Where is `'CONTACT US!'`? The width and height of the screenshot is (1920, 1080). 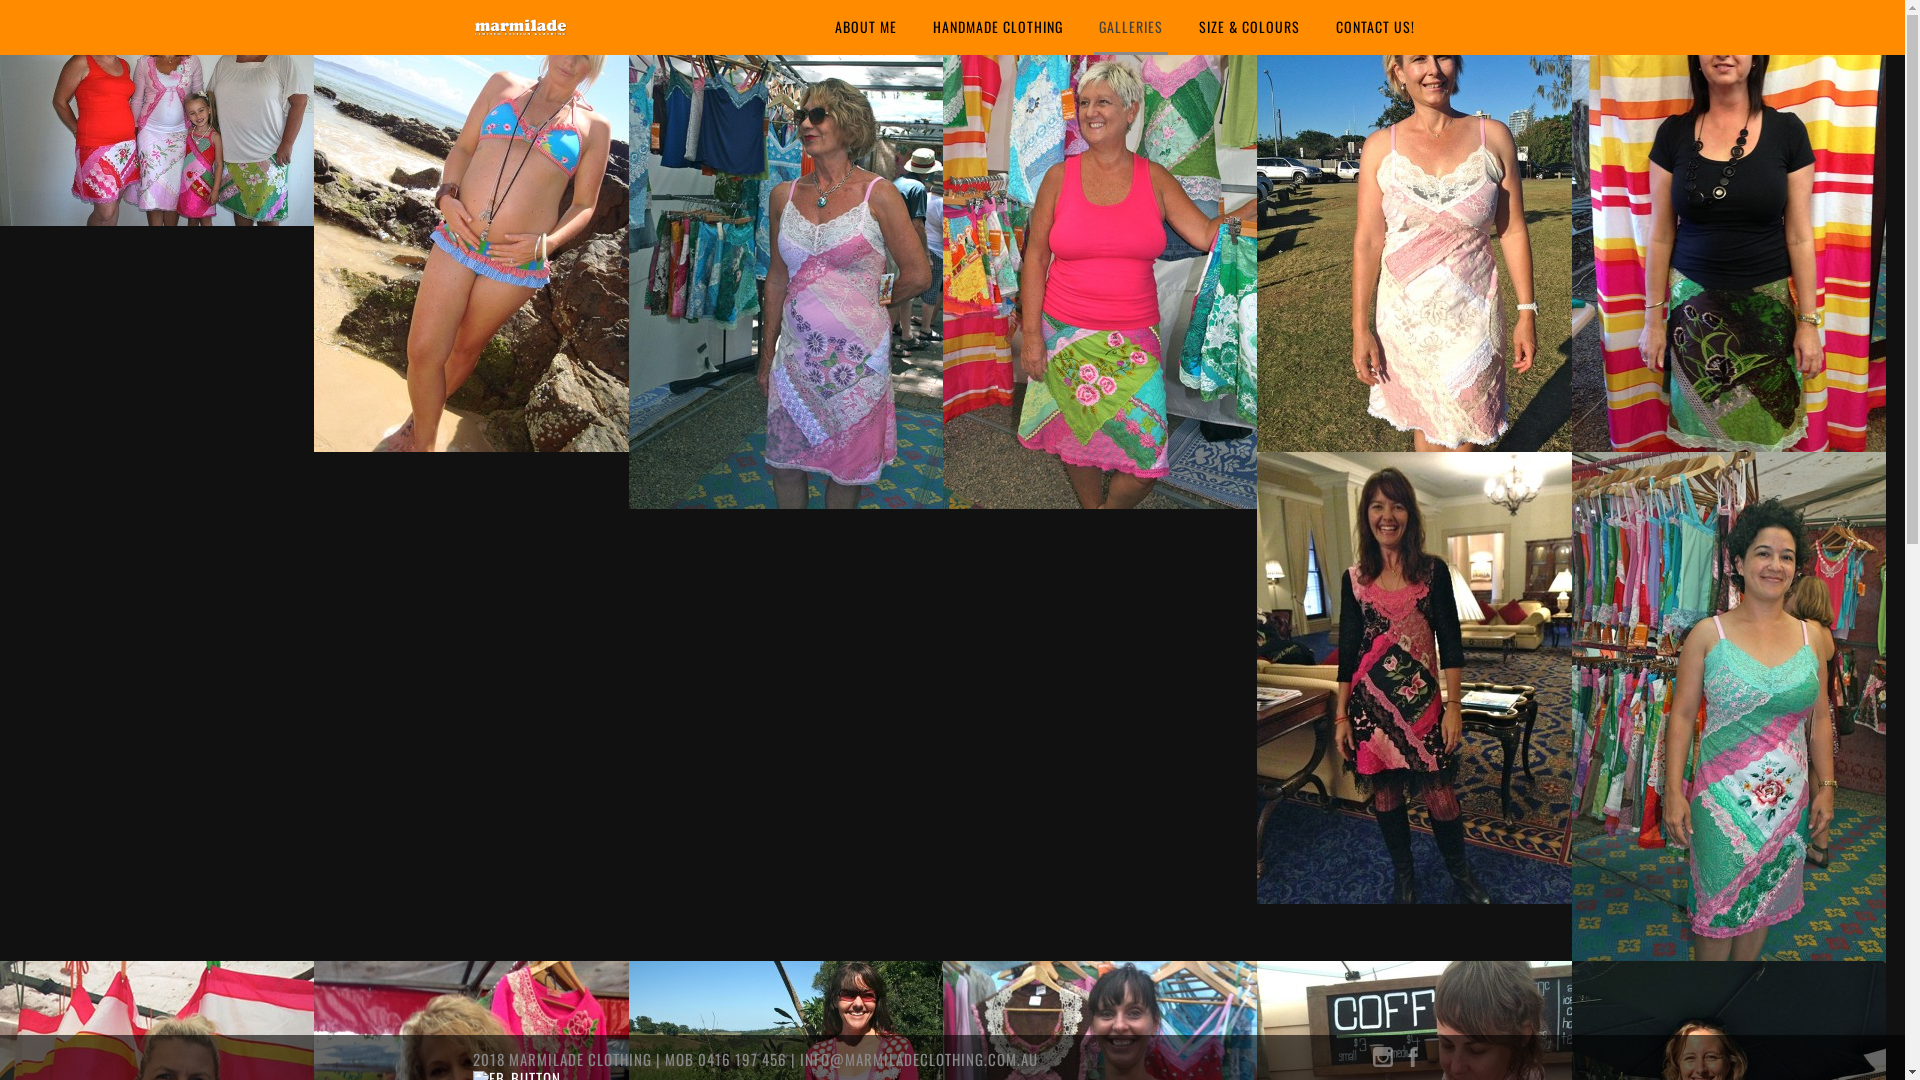
'CONTACT US!' is located at coordinates (1373, 27).